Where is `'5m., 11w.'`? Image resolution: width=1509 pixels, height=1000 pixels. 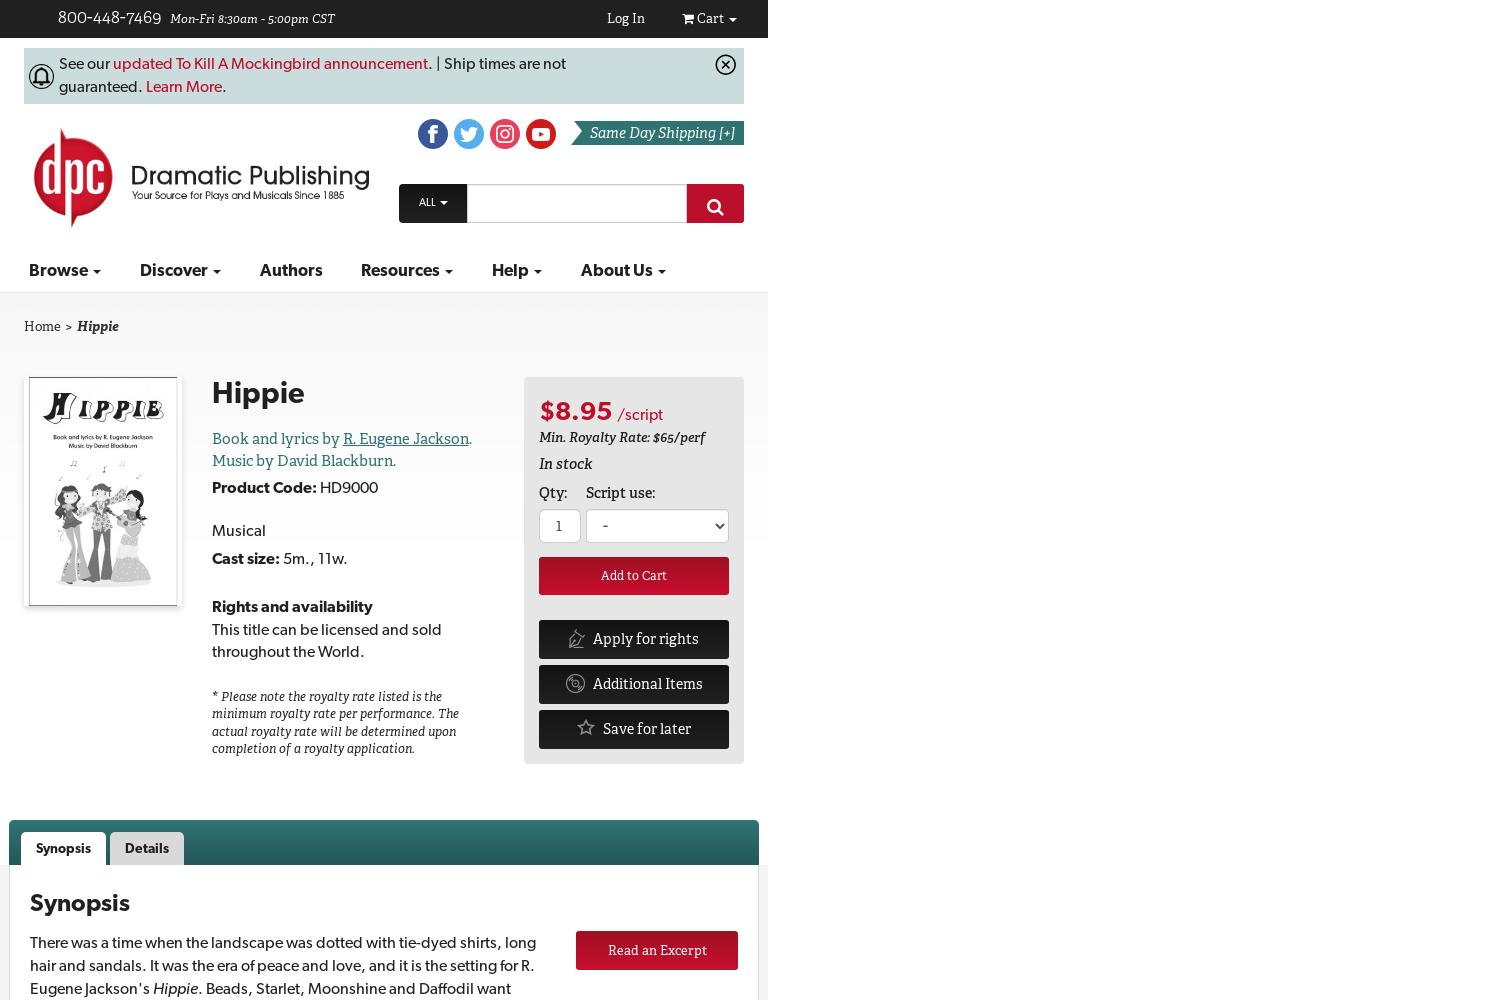 '5m., 11w.' is located at coordinates (311, 557).